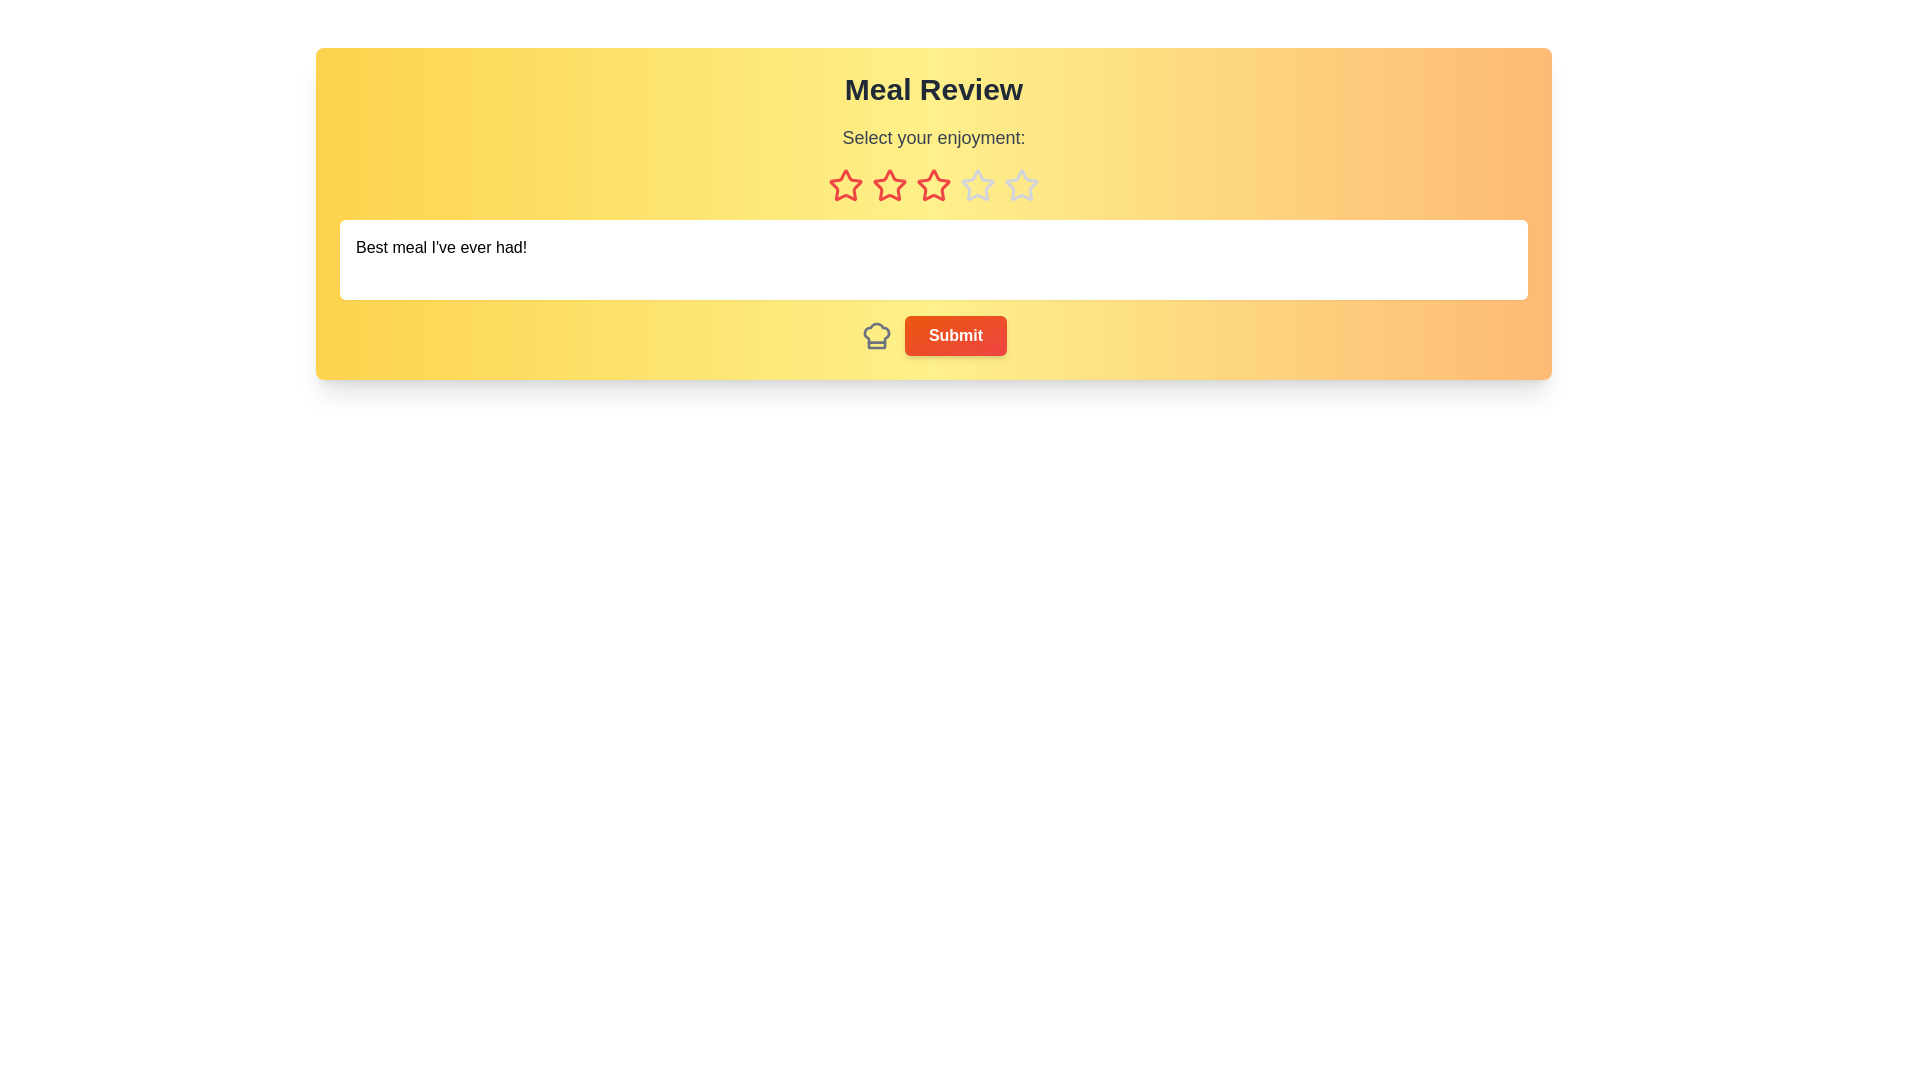 The image size is (1920, 1080). What do you see at coordinates (845, 185) in the screenshot?
I see `the first star rating icon with a red border and yellow background` at bounding box center [845, 185].